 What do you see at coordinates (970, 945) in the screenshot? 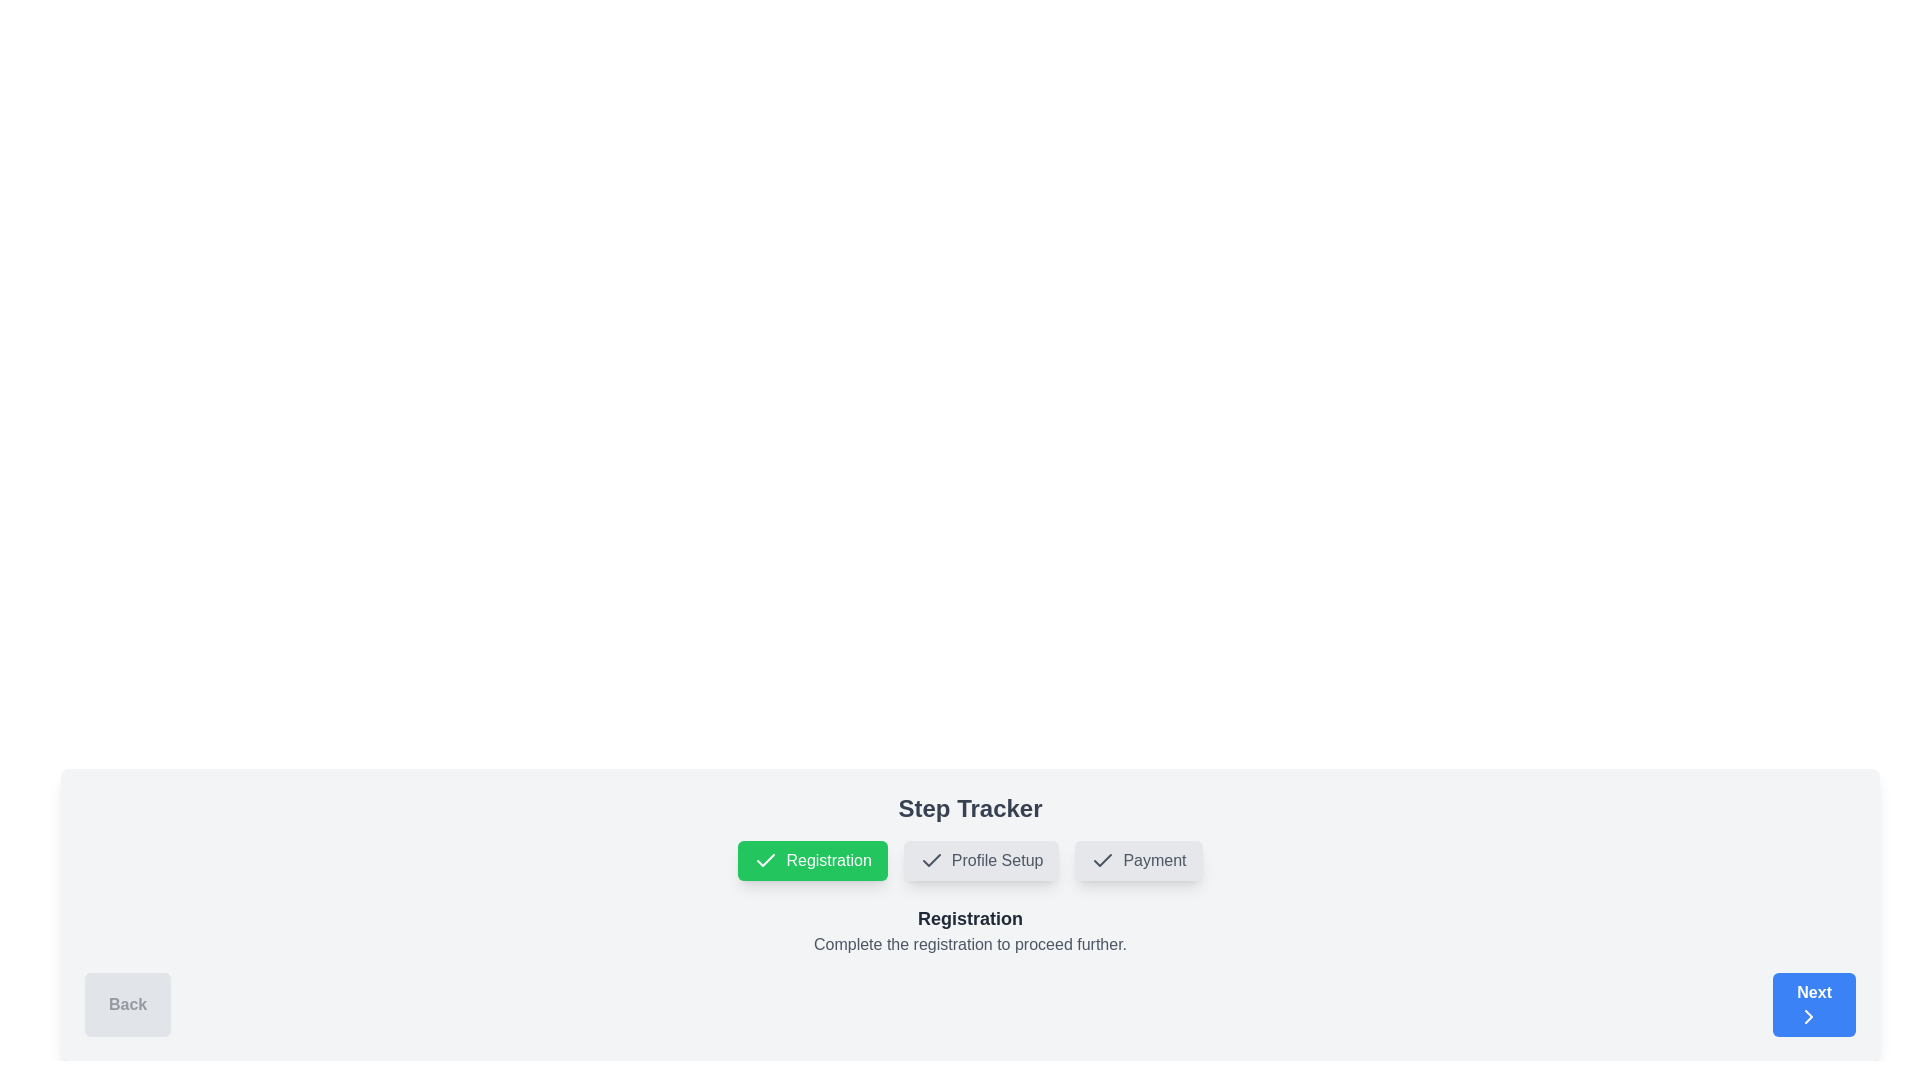
I see `informative guidance text located at the center-bottom of the interface, directly beneath the bold 'Registration' heading` at bounding box center [970, 945].